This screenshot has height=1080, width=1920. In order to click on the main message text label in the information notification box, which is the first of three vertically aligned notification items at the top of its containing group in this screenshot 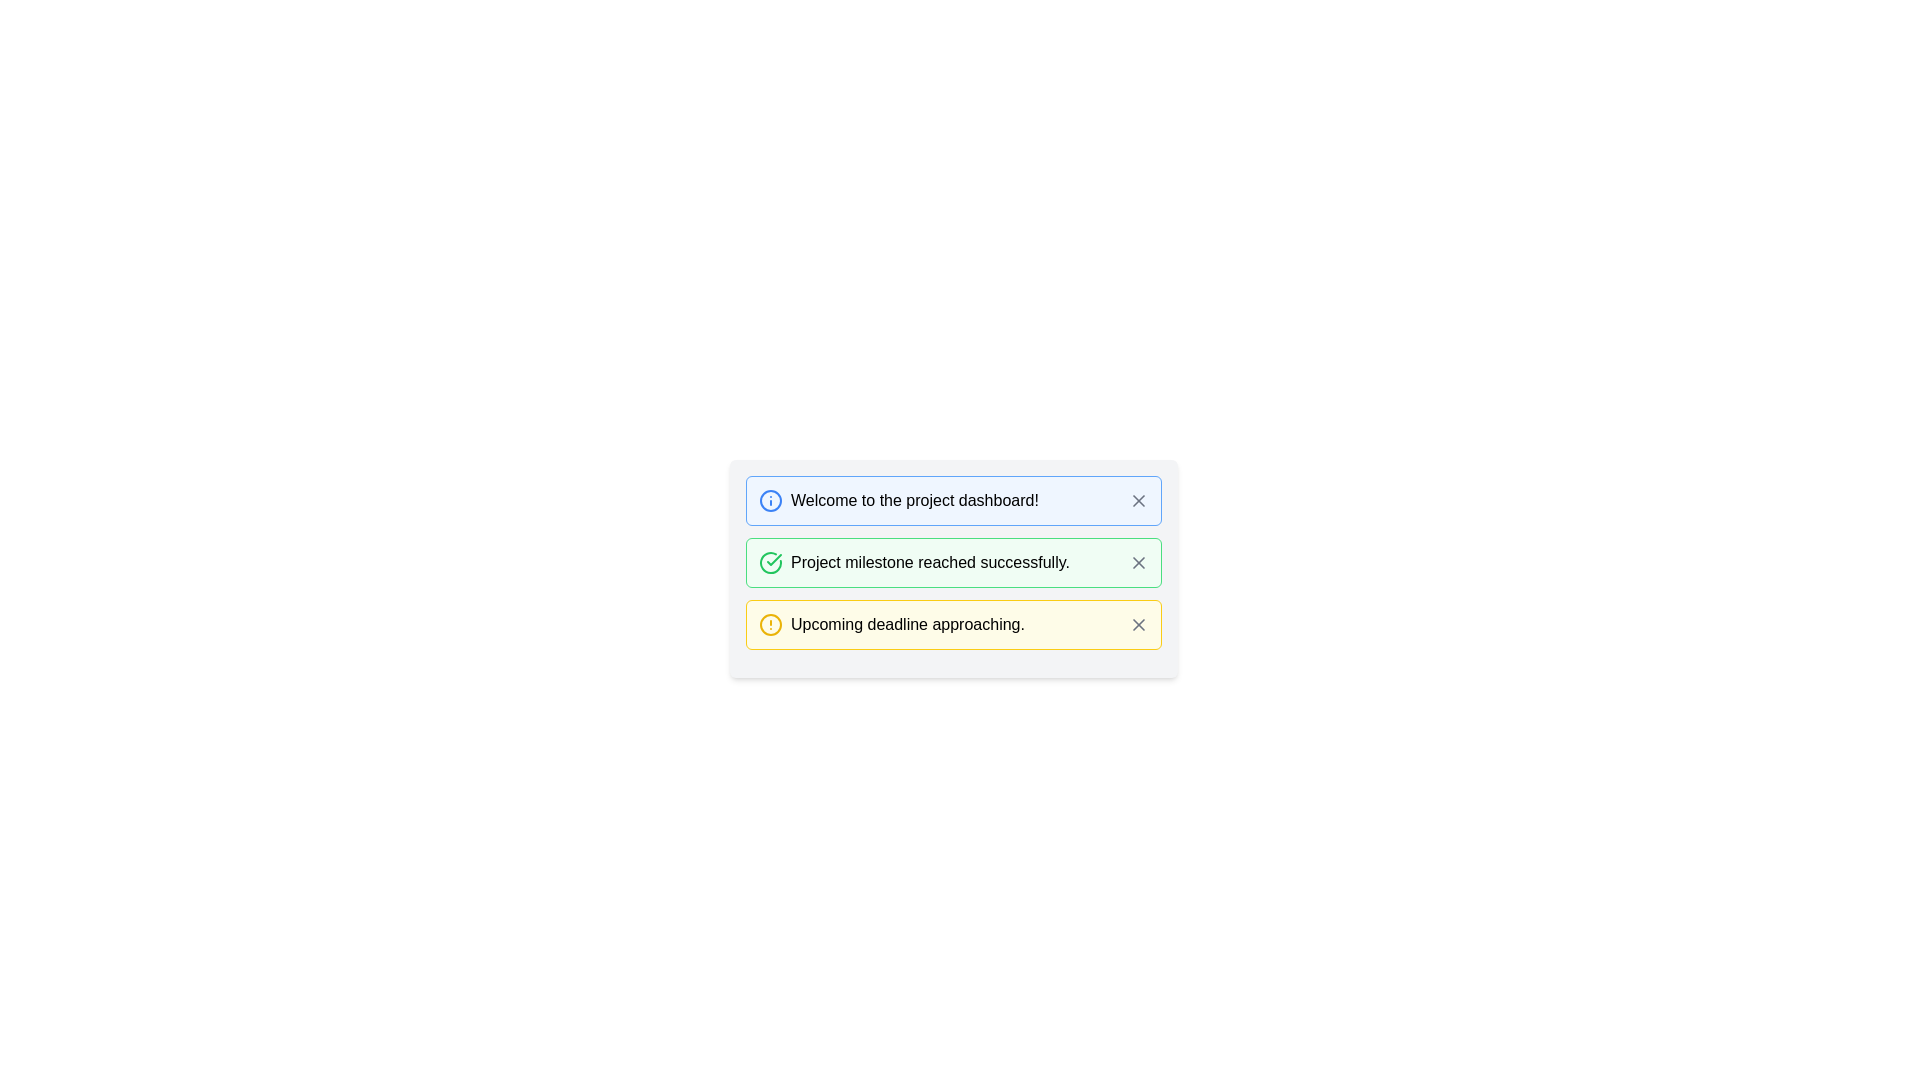, I will do `click(913, 500)`.